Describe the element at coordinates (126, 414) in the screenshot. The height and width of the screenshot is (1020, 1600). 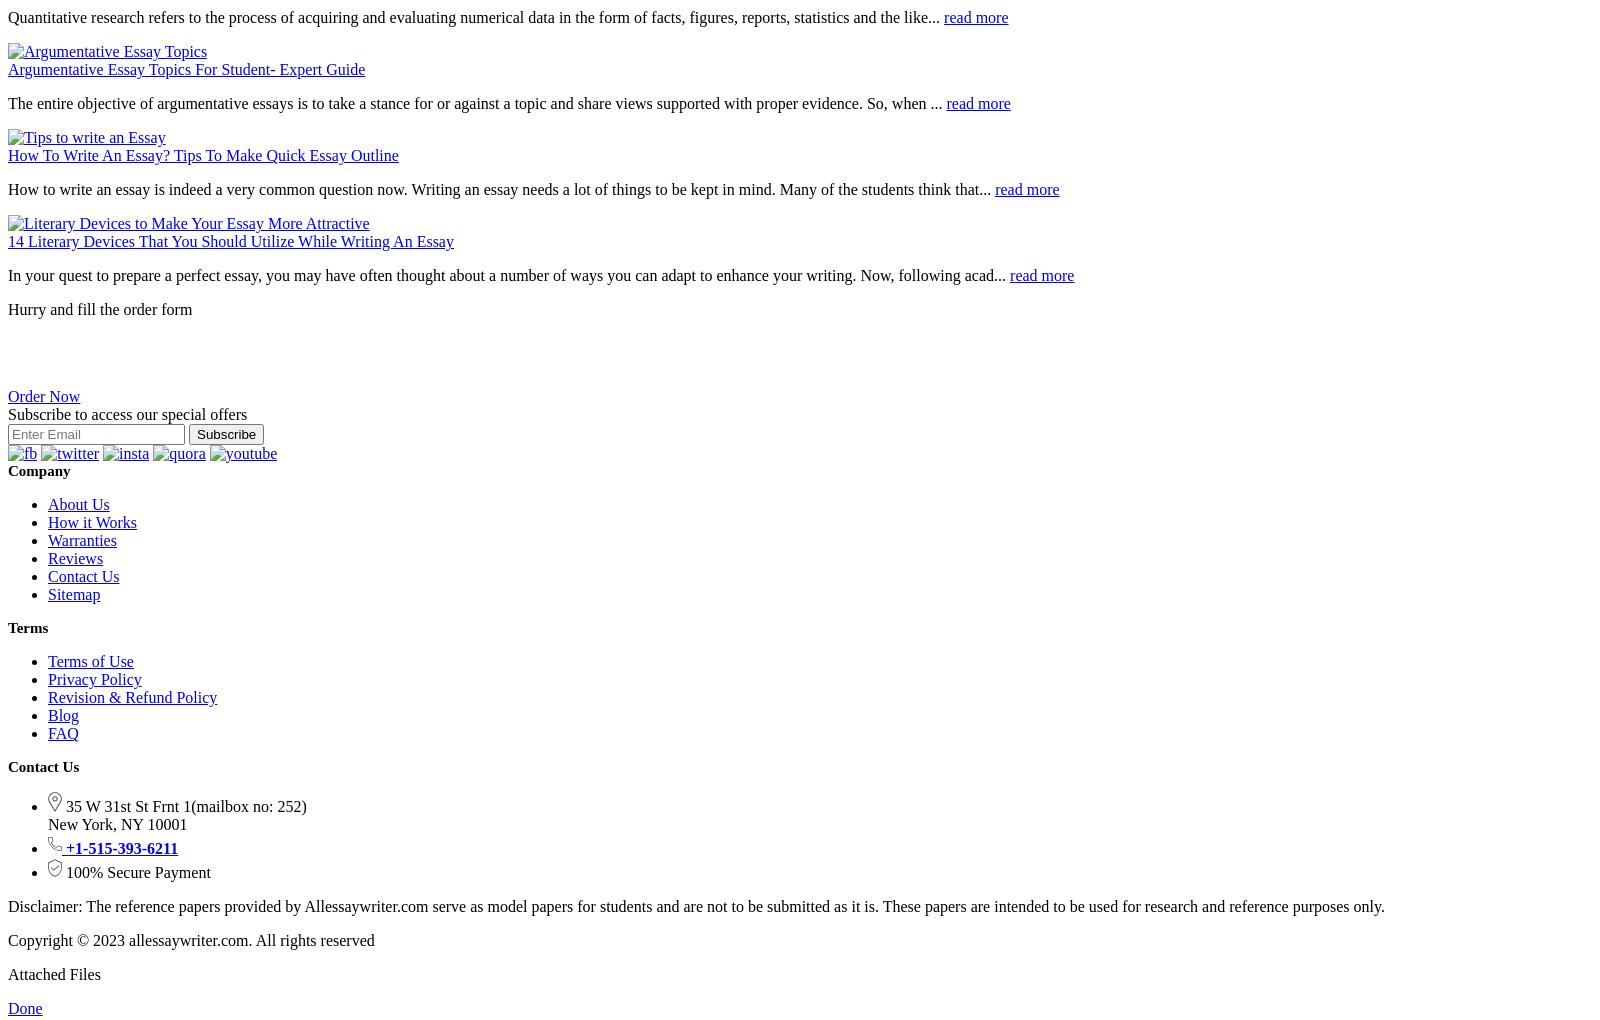
I see `'Subscribe to access our special offers'` at that location.